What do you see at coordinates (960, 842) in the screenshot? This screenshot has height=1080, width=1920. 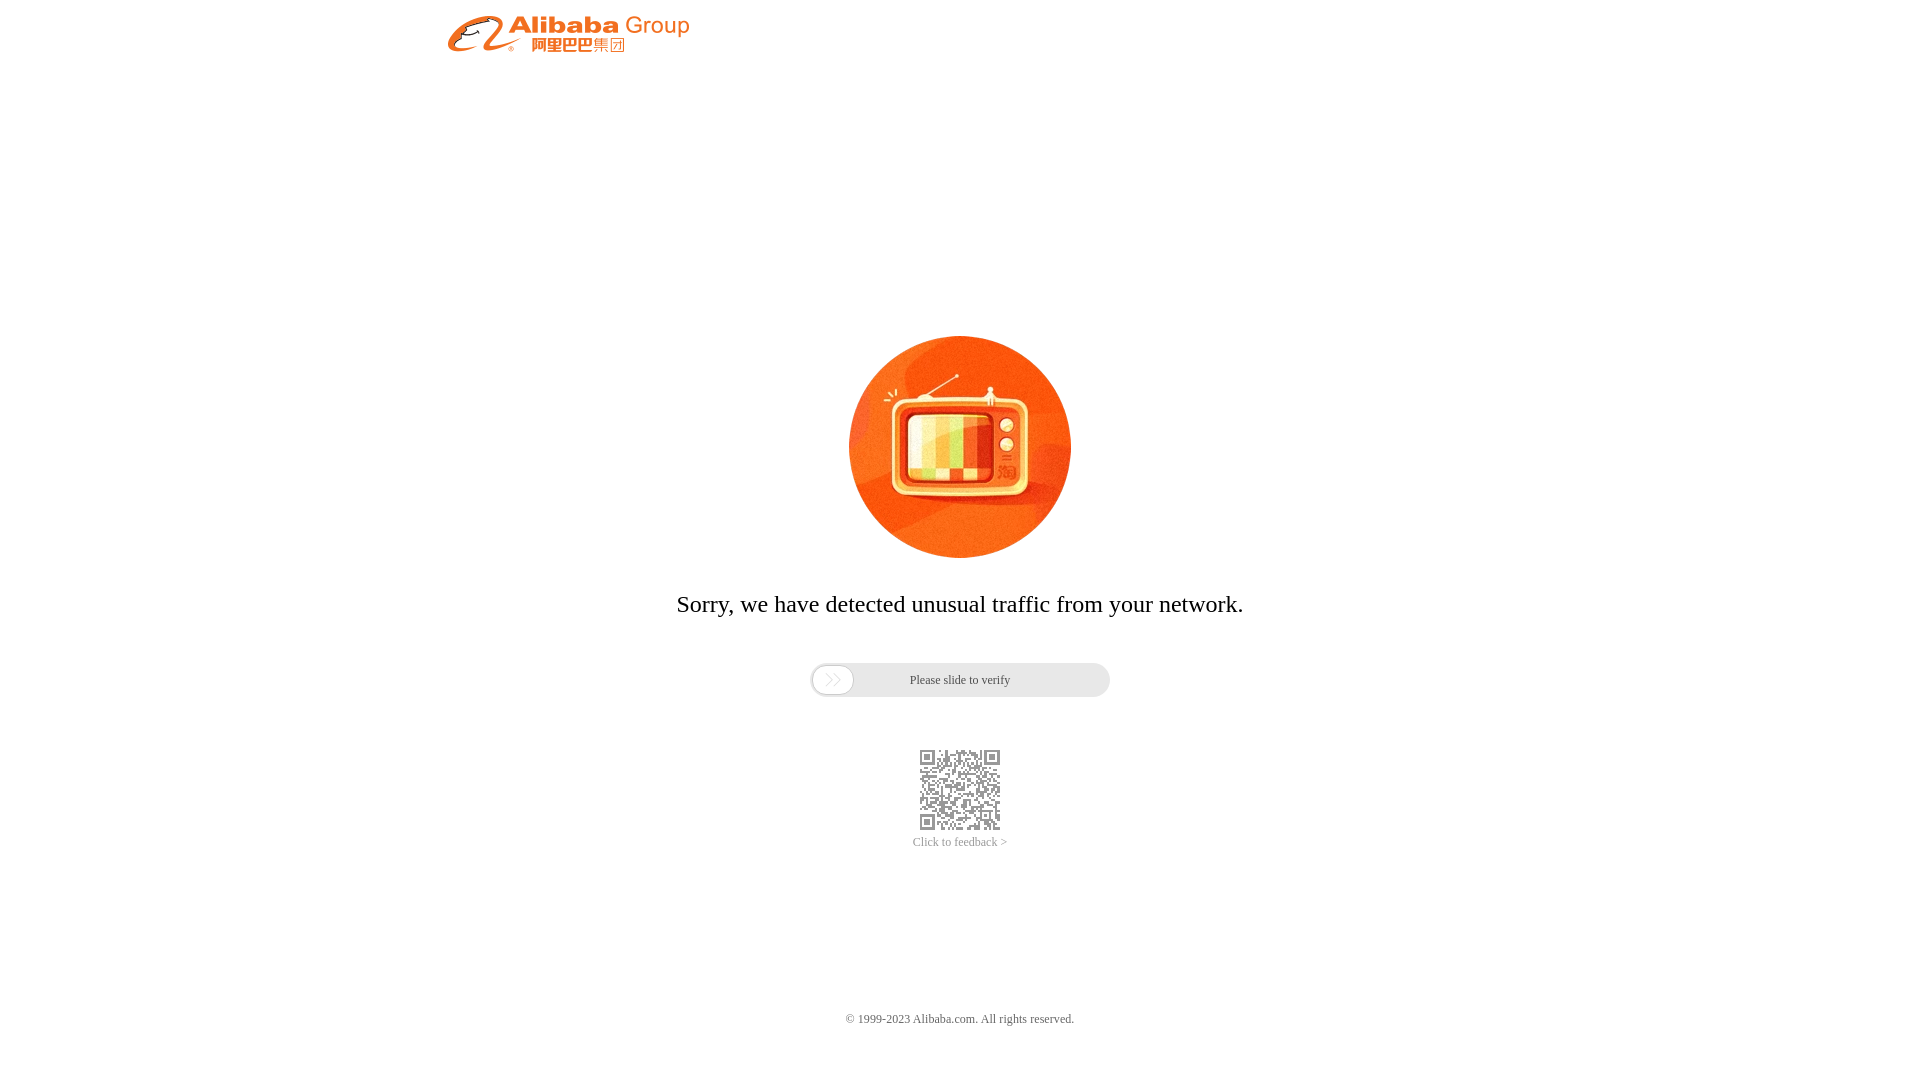 I see `'Click to feedback >'` at bounding box center [960, 842].